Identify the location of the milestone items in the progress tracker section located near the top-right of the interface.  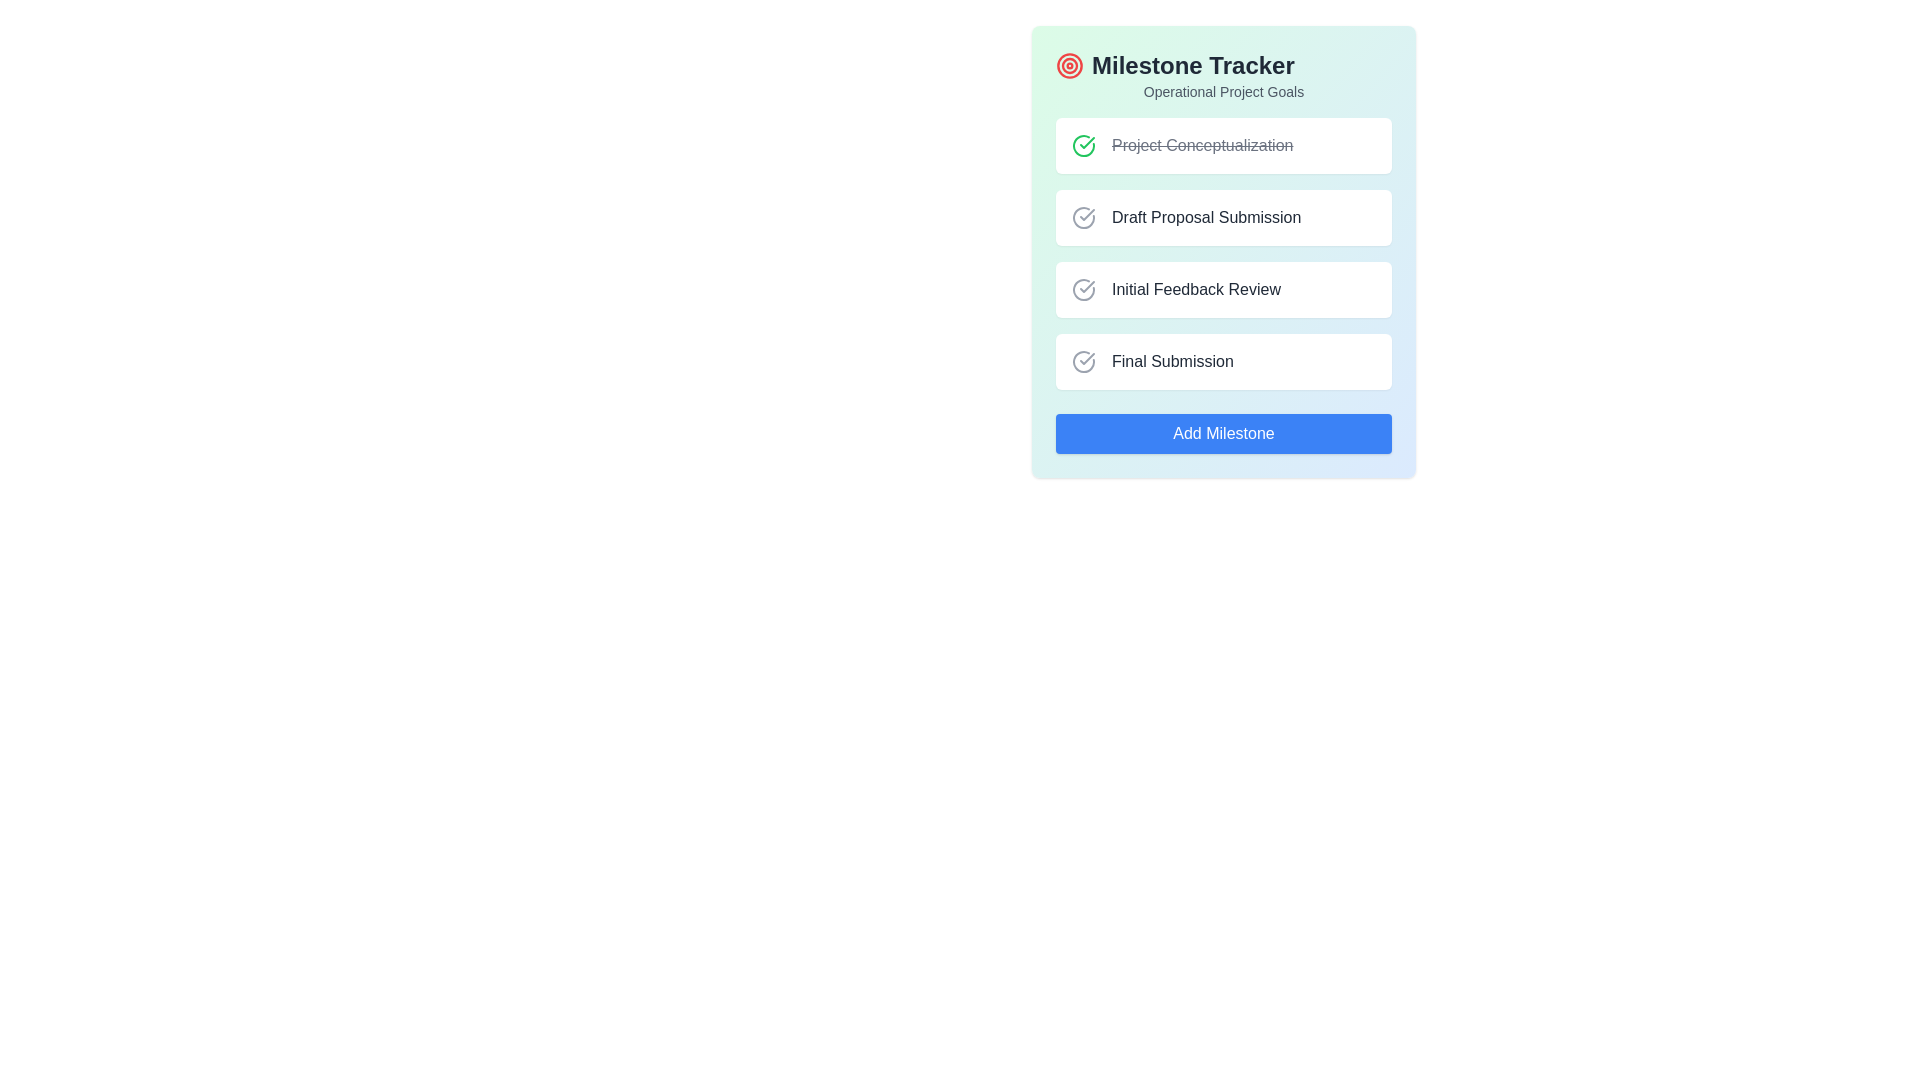
(1223, 250).